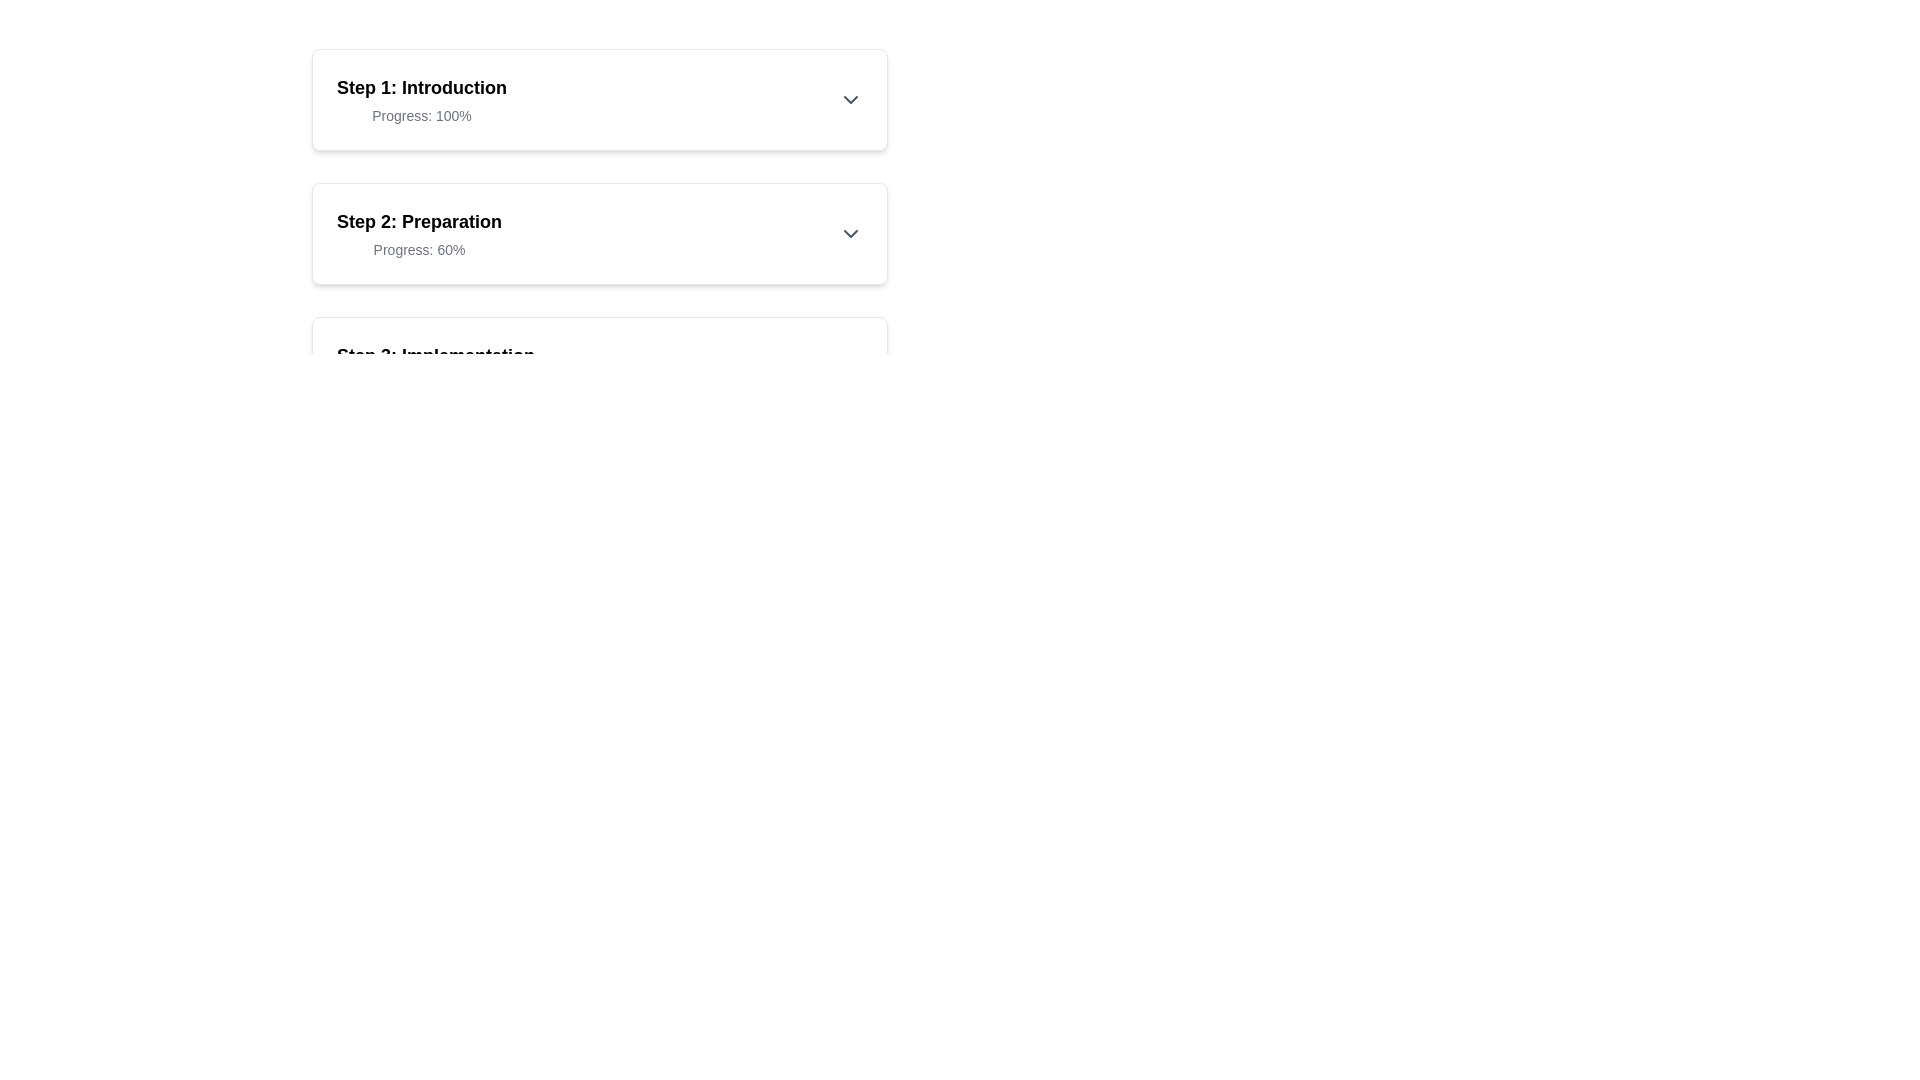  Describe the element at coordinates (850, 100) in the screenshot. I see `the Dropdown toggle button located at the far right of the 'Step 1: Introduction' section header` at that location.